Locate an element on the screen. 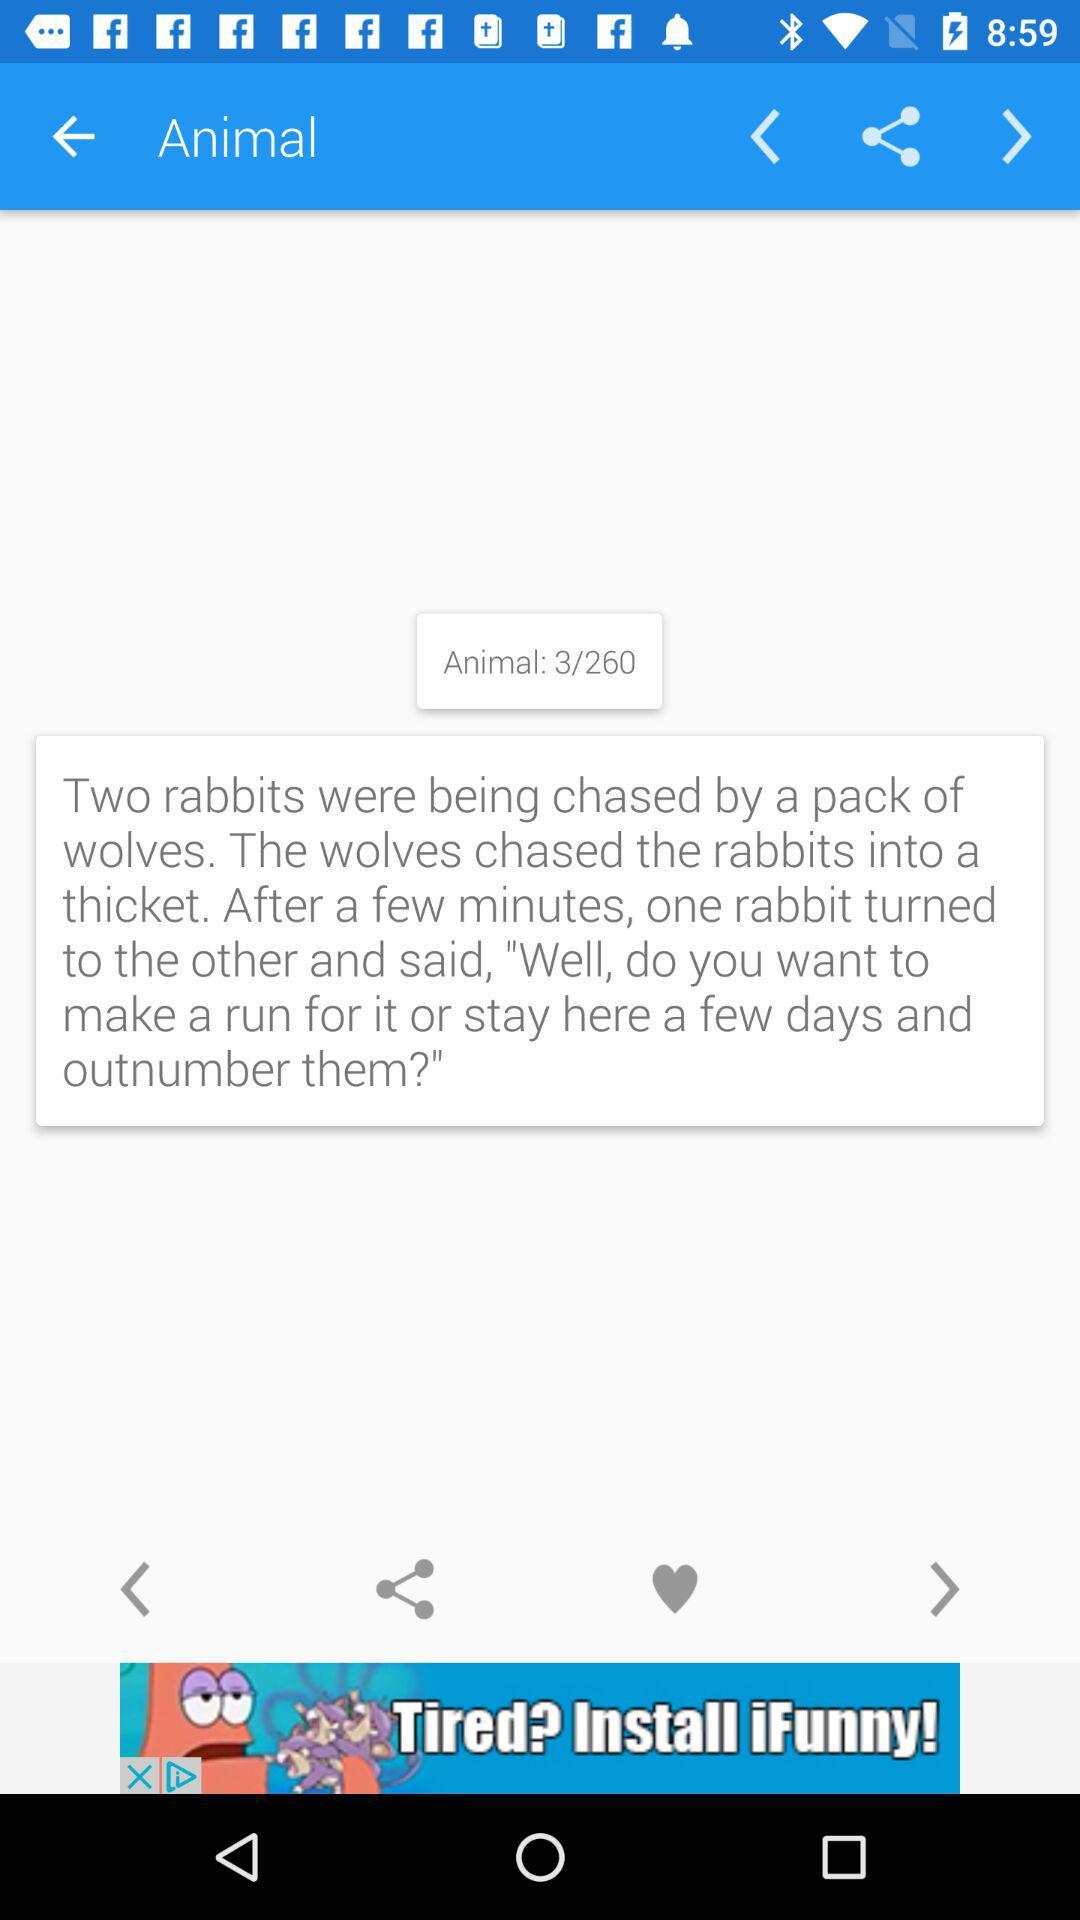 The height and width of the screenshot is (1920, 1080). advertisement website is located at coordinates (540, 1727).